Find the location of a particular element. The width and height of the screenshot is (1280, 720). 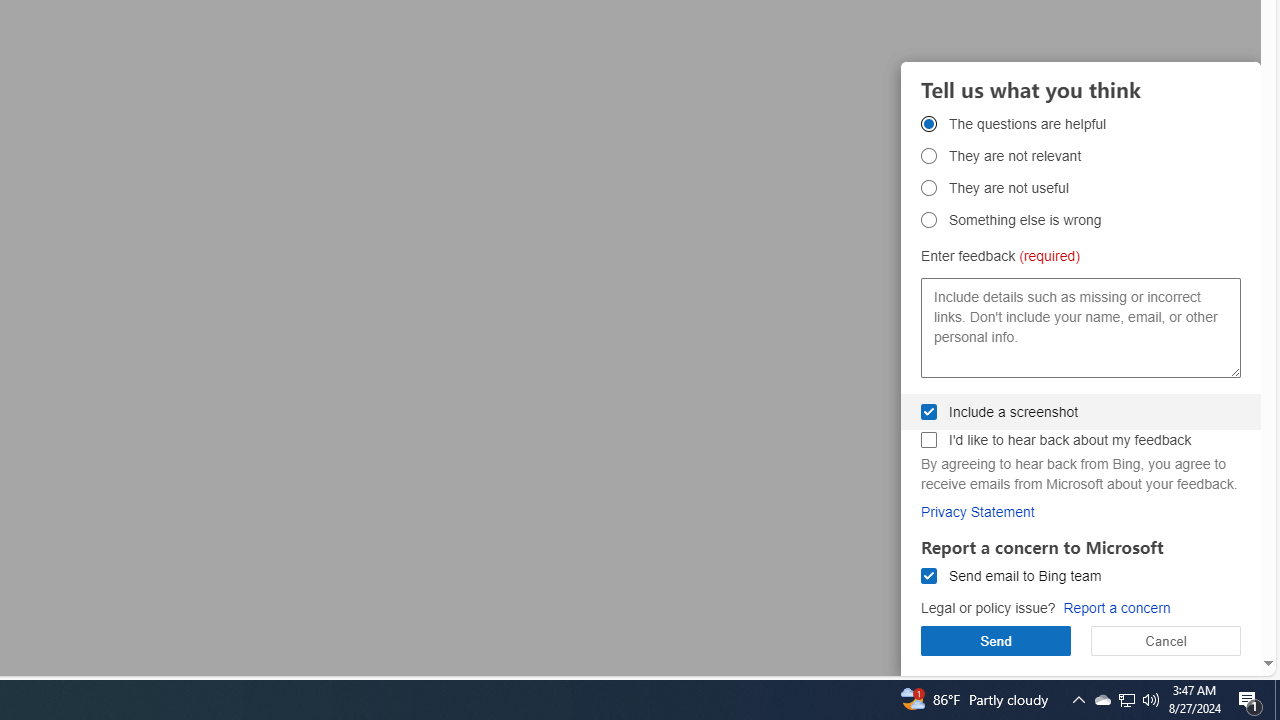

'Send' is located at coordinates (996, 640).